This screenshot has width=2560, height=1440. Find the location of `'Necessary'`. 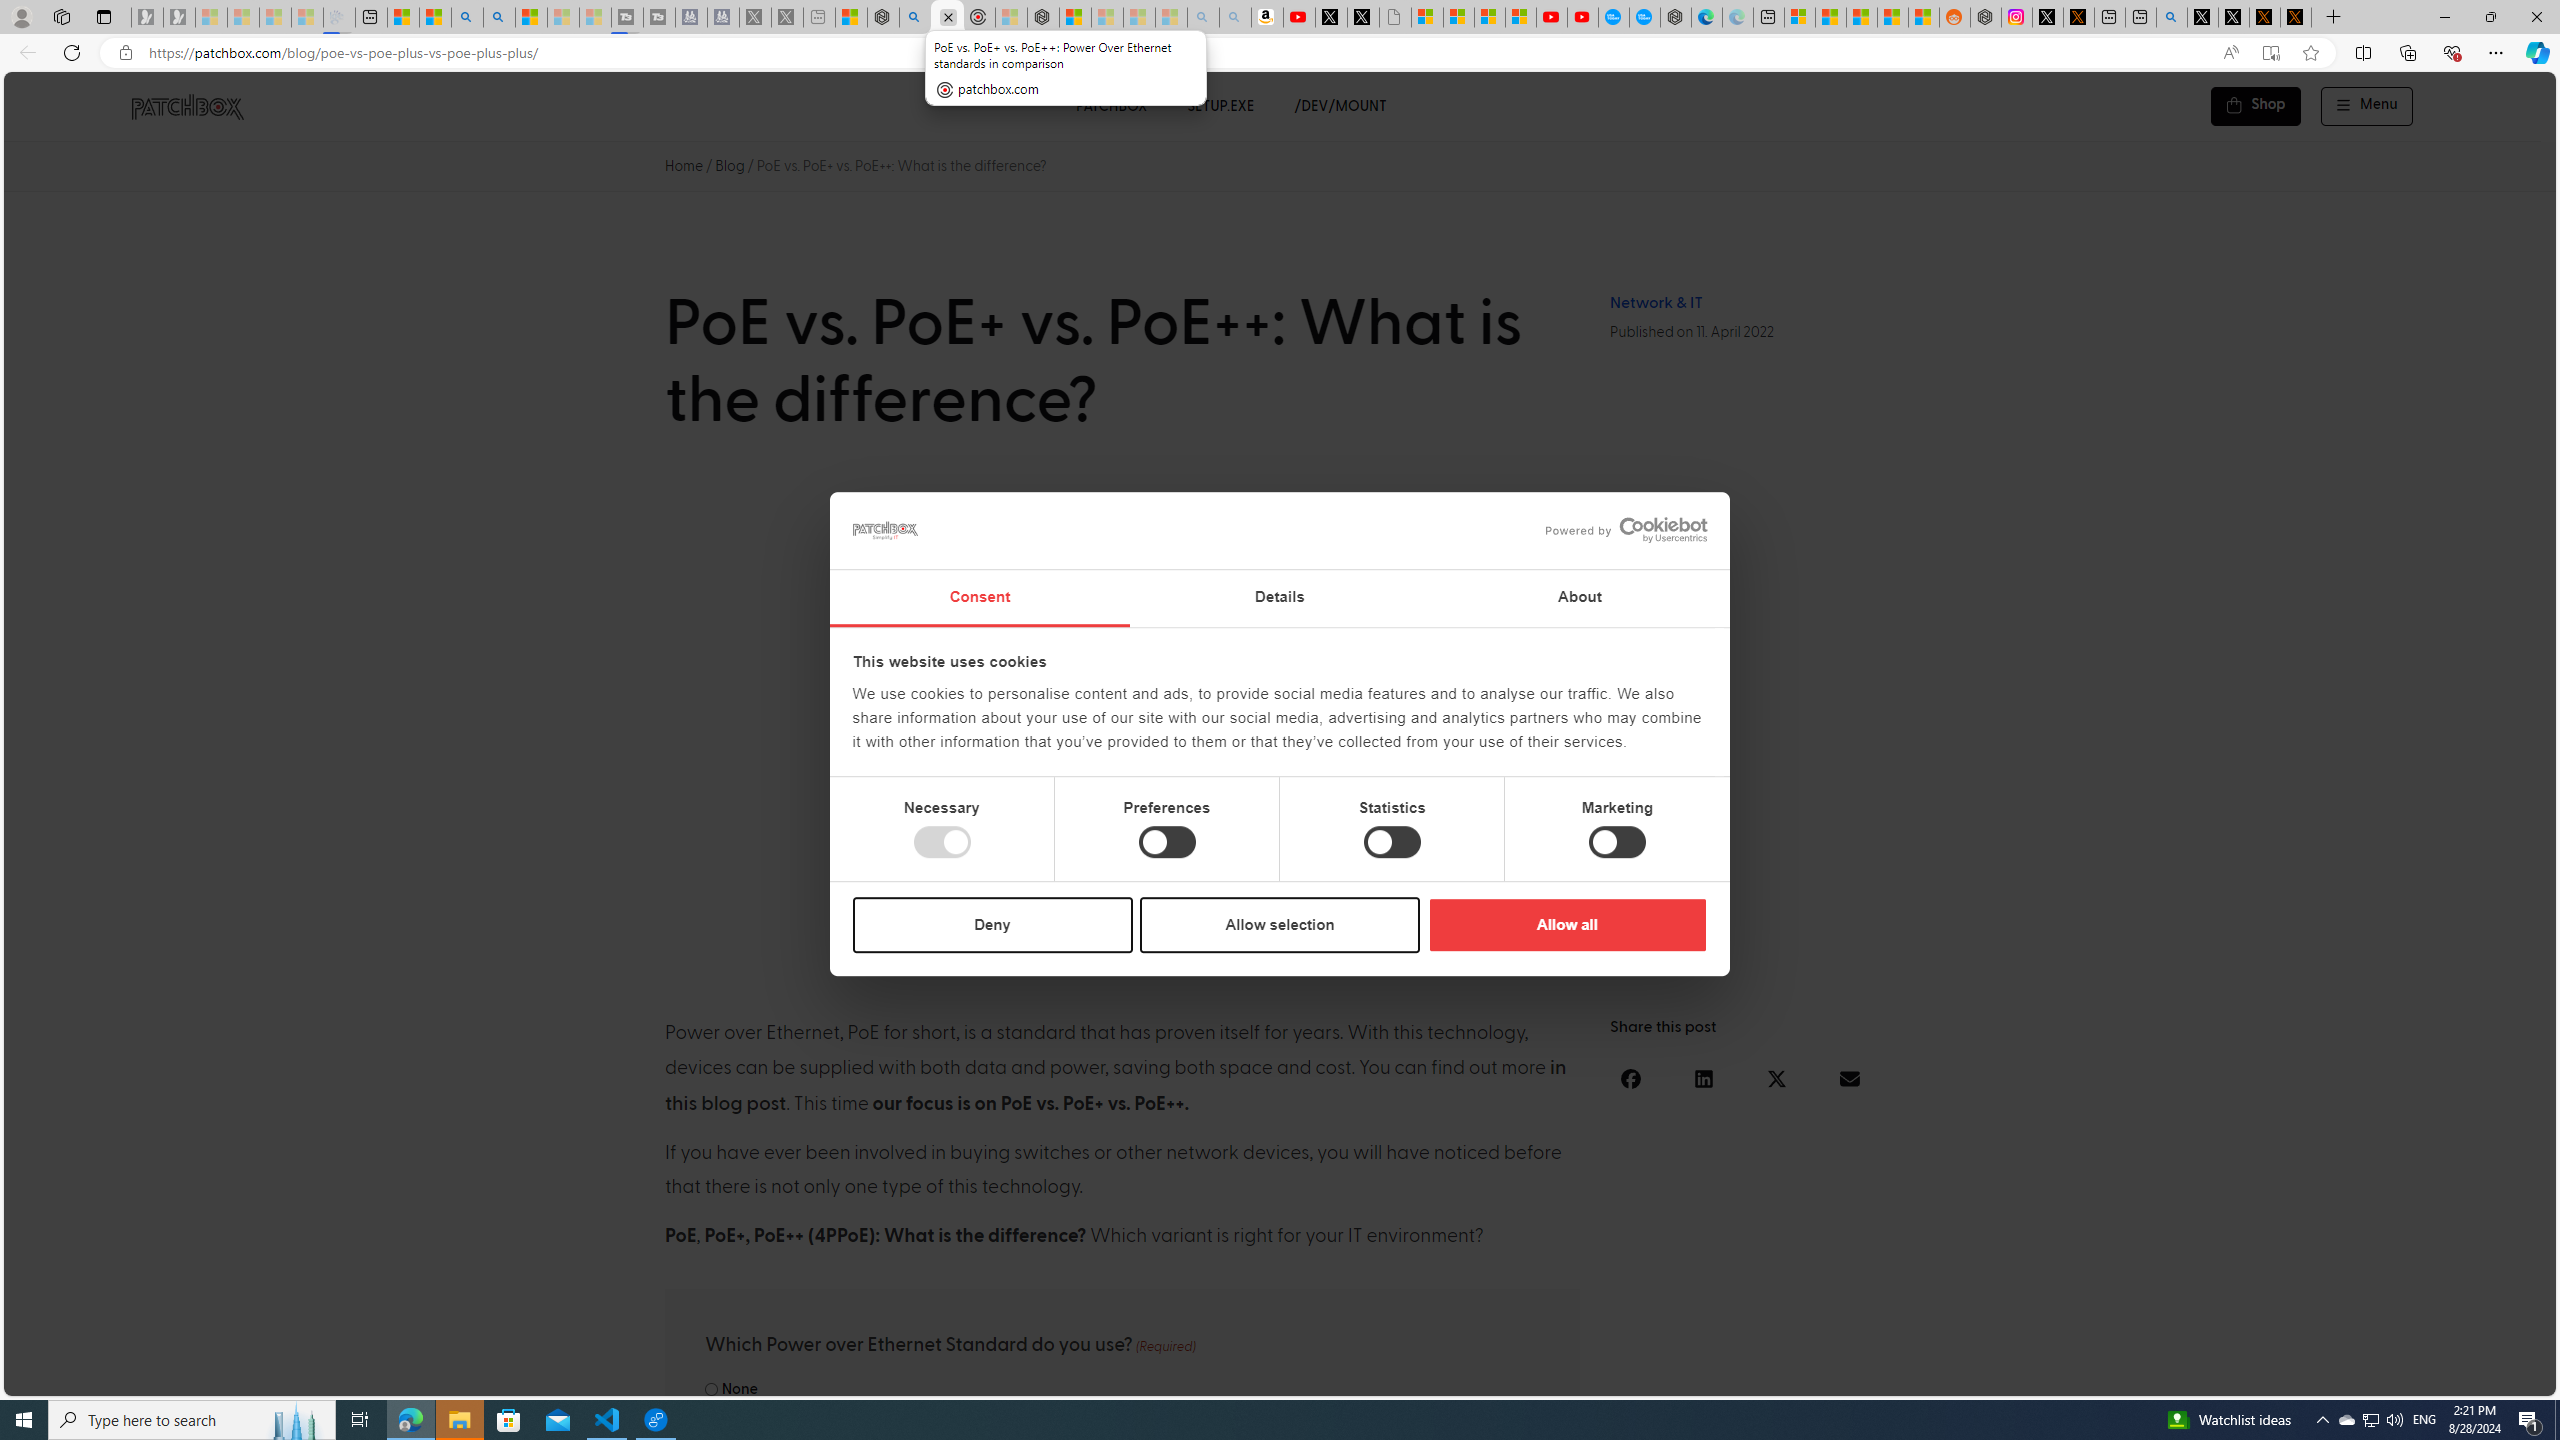

'Necessary' is located at coordinates (941, 842).